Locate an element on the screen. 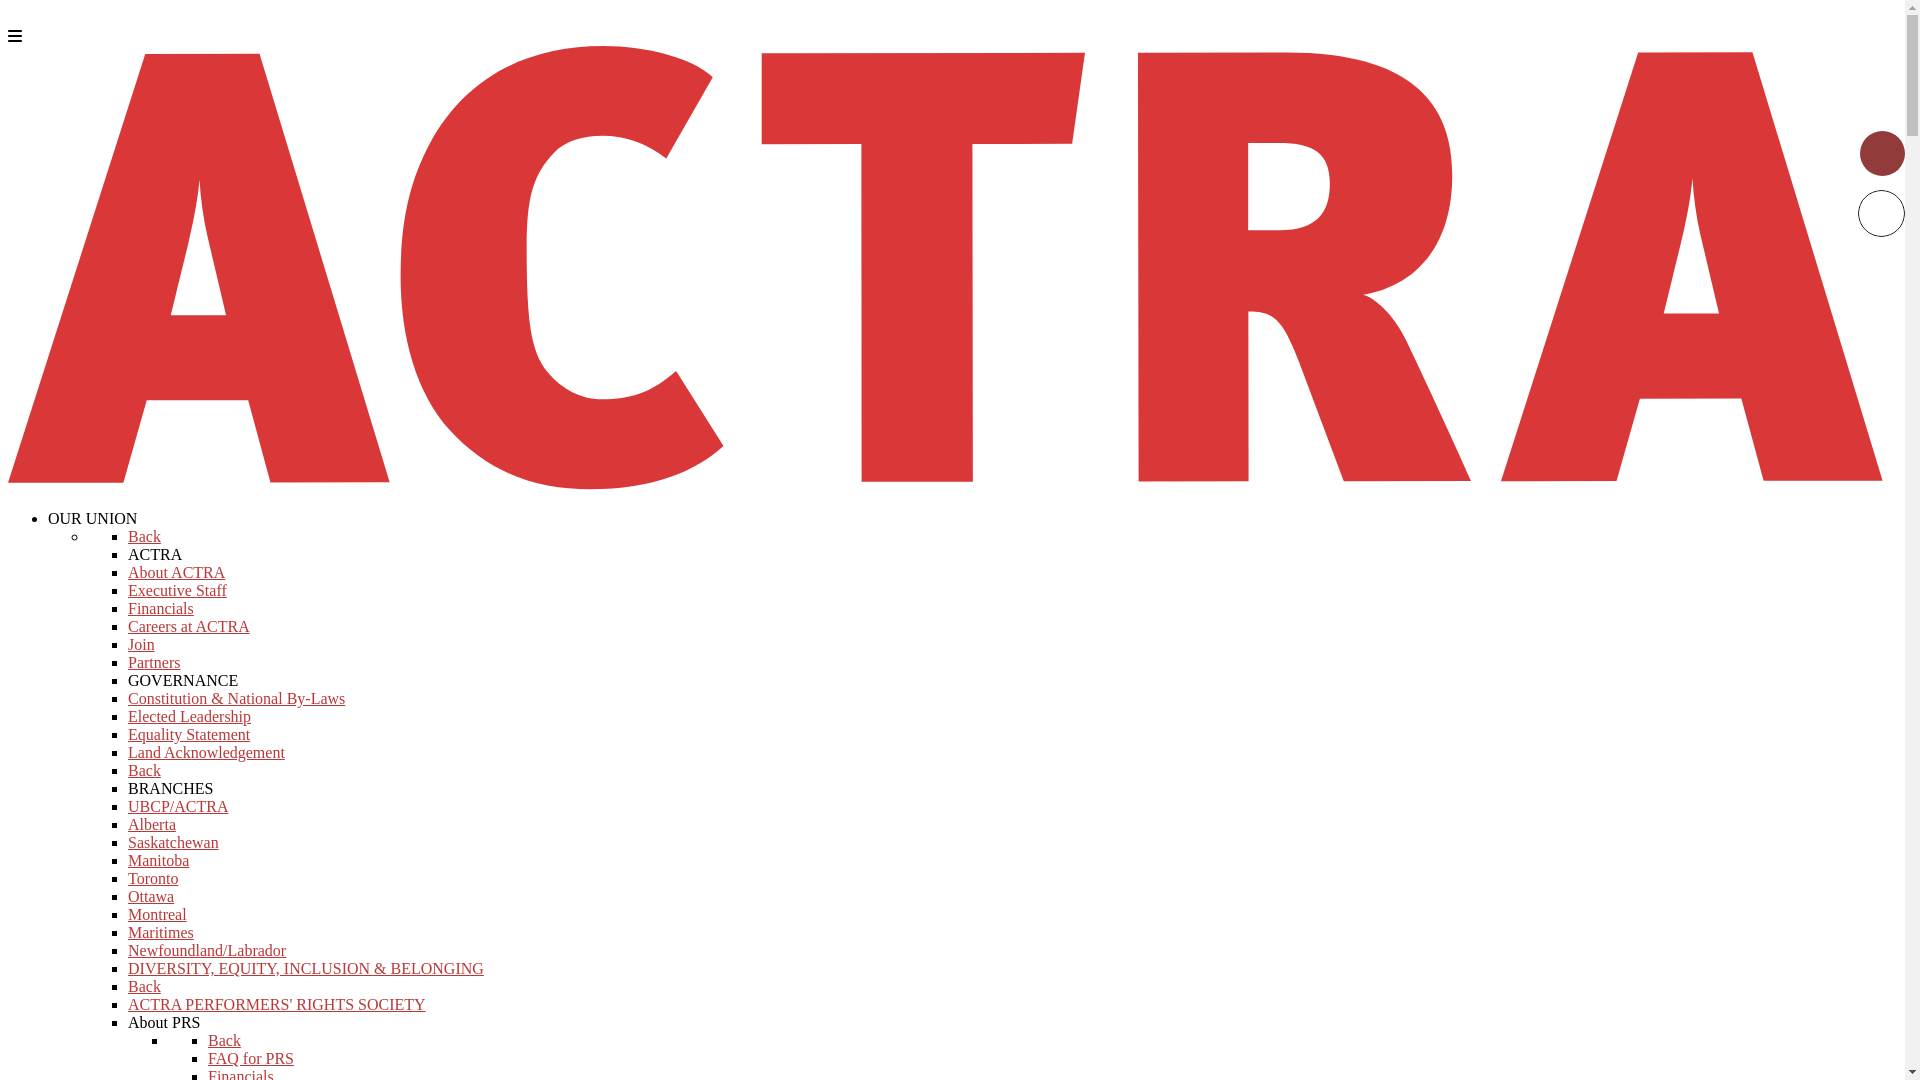 This screenshot has width=1920, height=1080. 'Constitution & National By-Laws' is located at coordinates (236, 697).